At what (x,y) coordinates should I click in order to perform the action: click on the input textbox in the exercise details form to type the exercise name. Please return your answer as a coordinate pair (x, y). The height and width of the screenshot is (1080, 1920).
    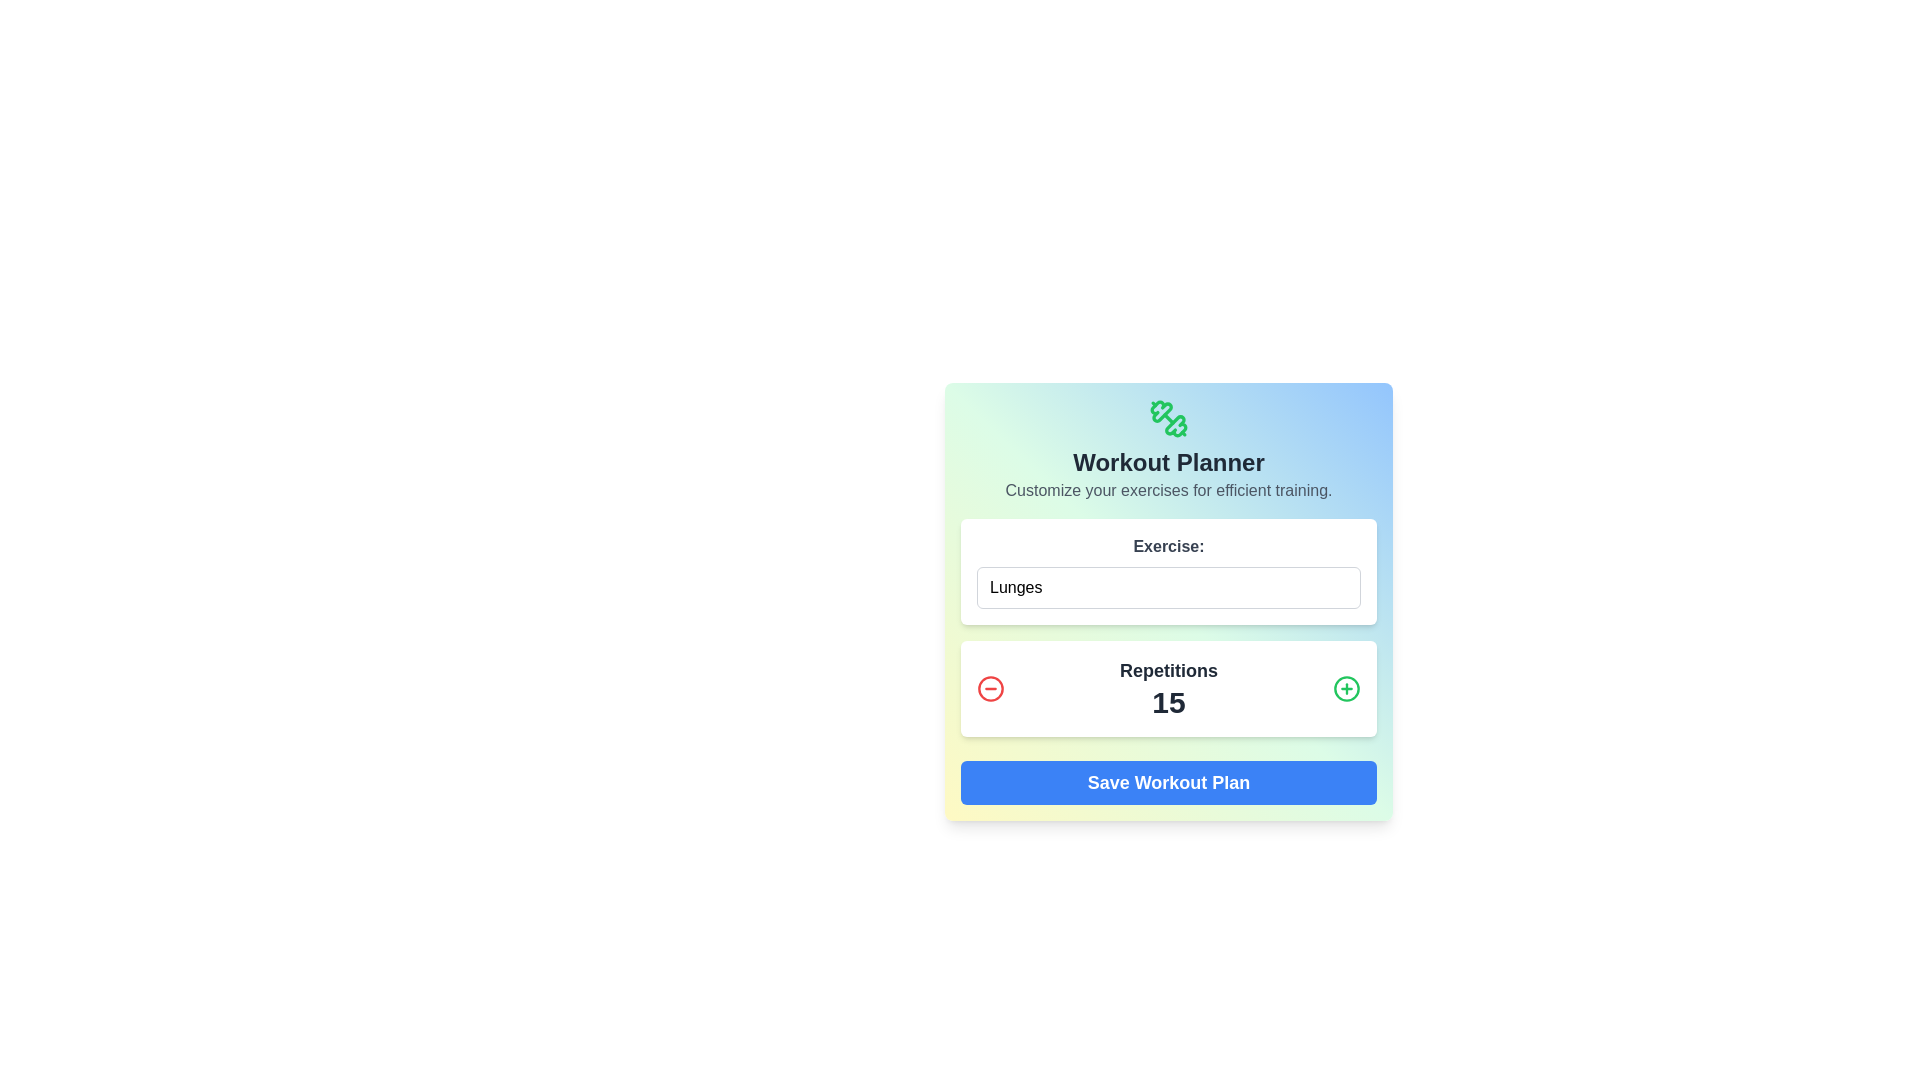
    Looking at the image, I should click on (1169, 600).